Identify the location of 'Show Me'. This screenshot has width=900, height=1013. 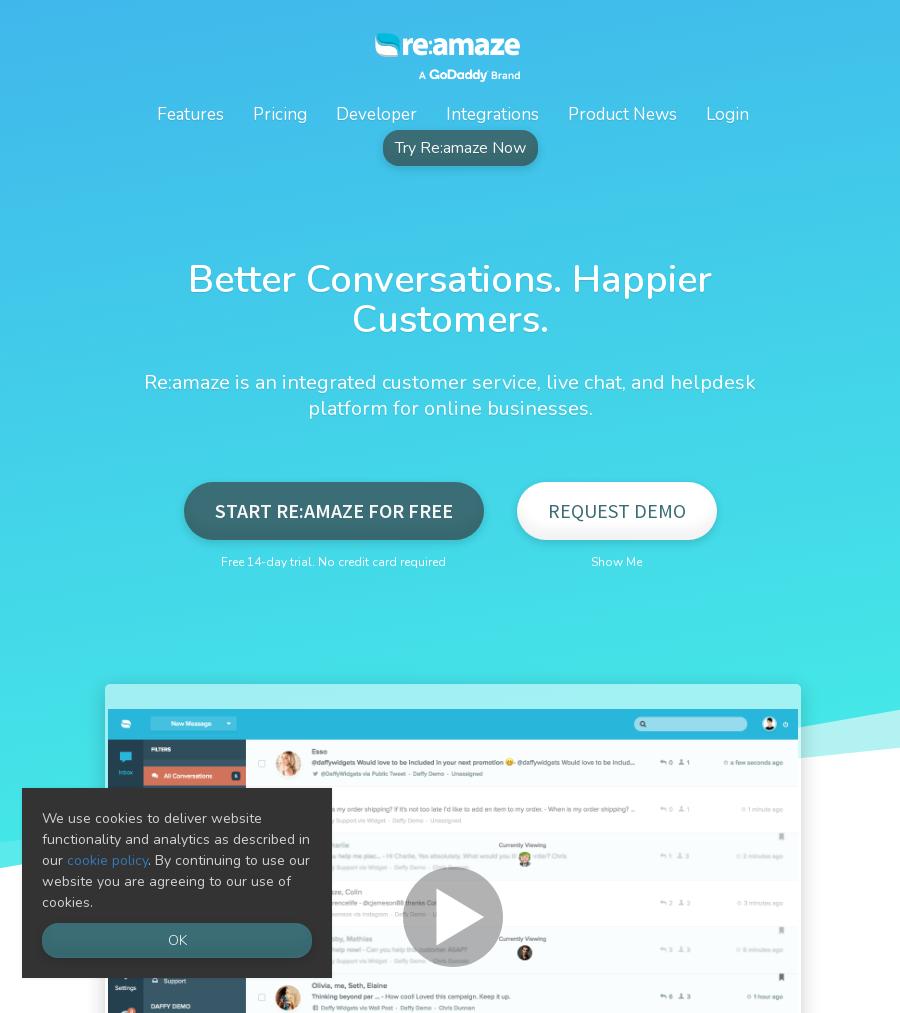
(616, 562).